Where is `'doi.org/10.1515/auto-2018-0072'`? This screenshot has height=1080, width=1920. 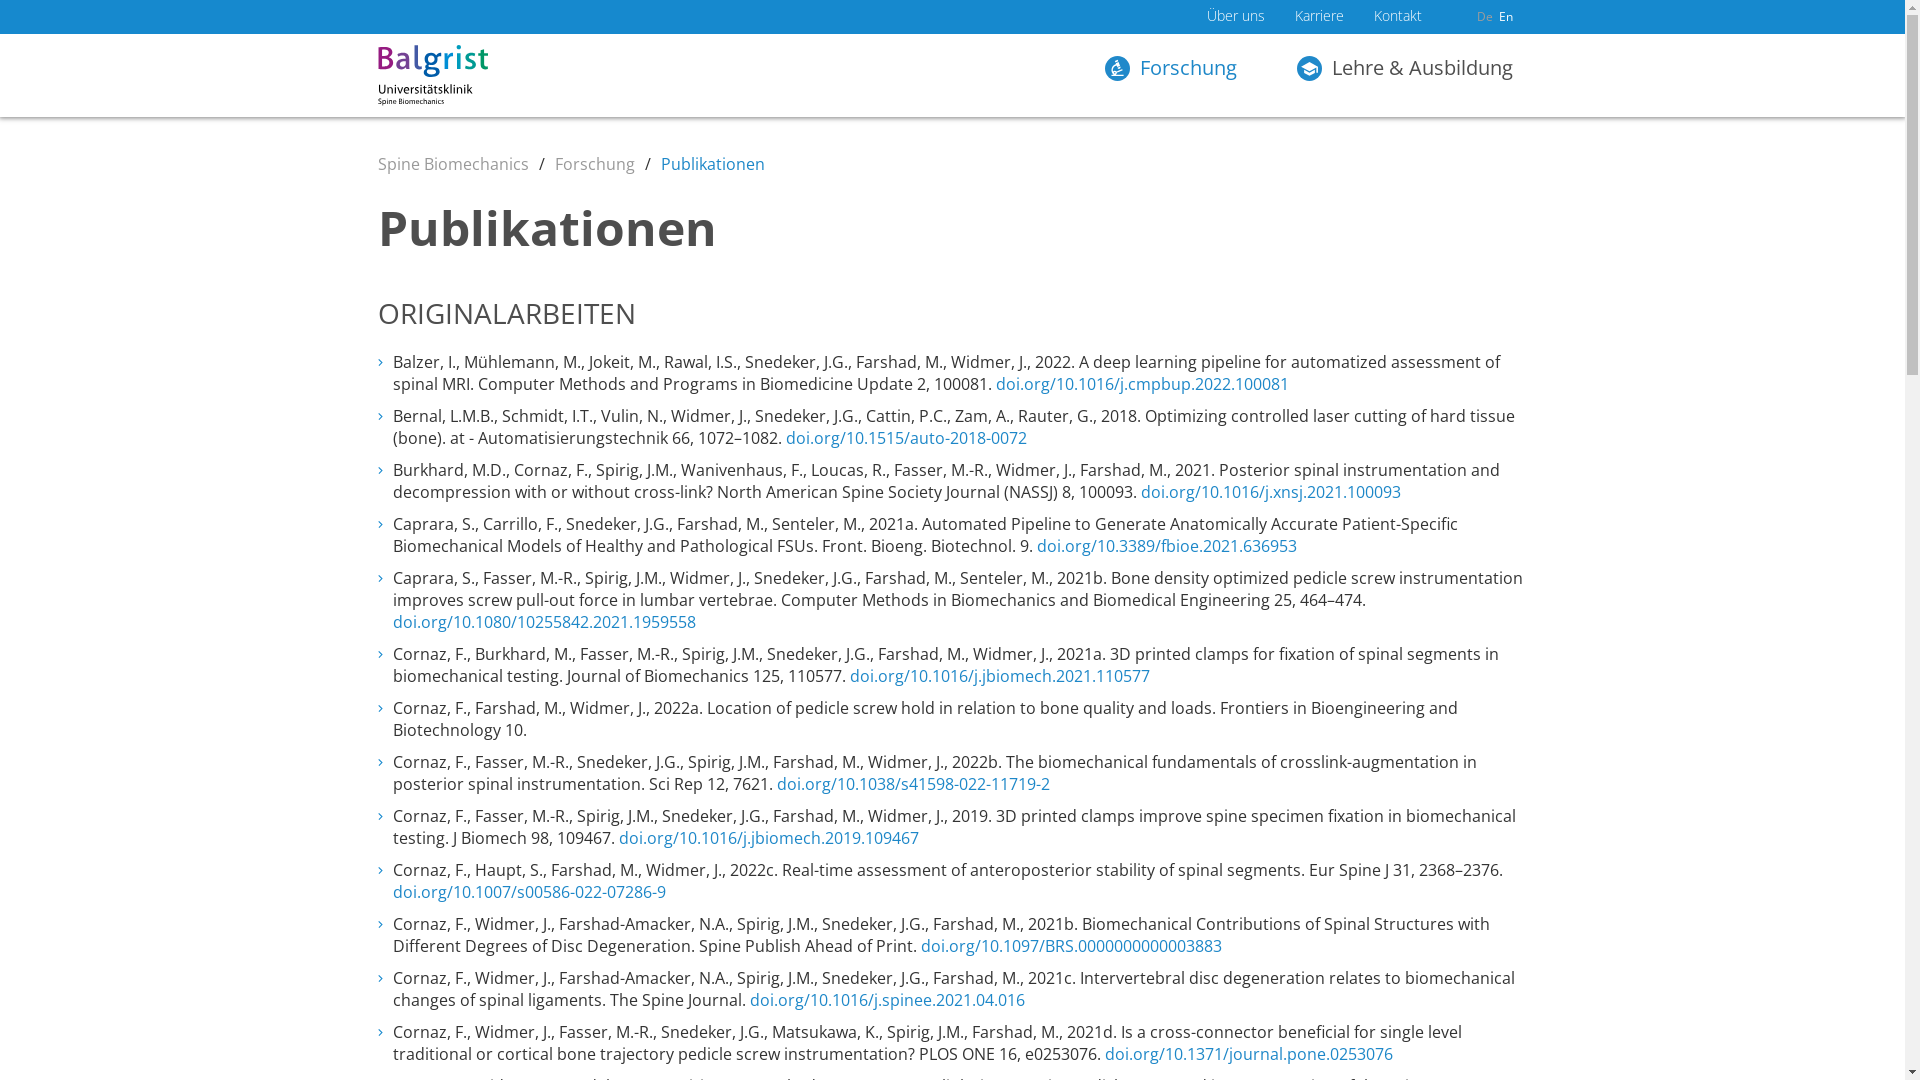
'doi.org/10.1515/auto-2018-0072' is located at coordinates (905, 437).